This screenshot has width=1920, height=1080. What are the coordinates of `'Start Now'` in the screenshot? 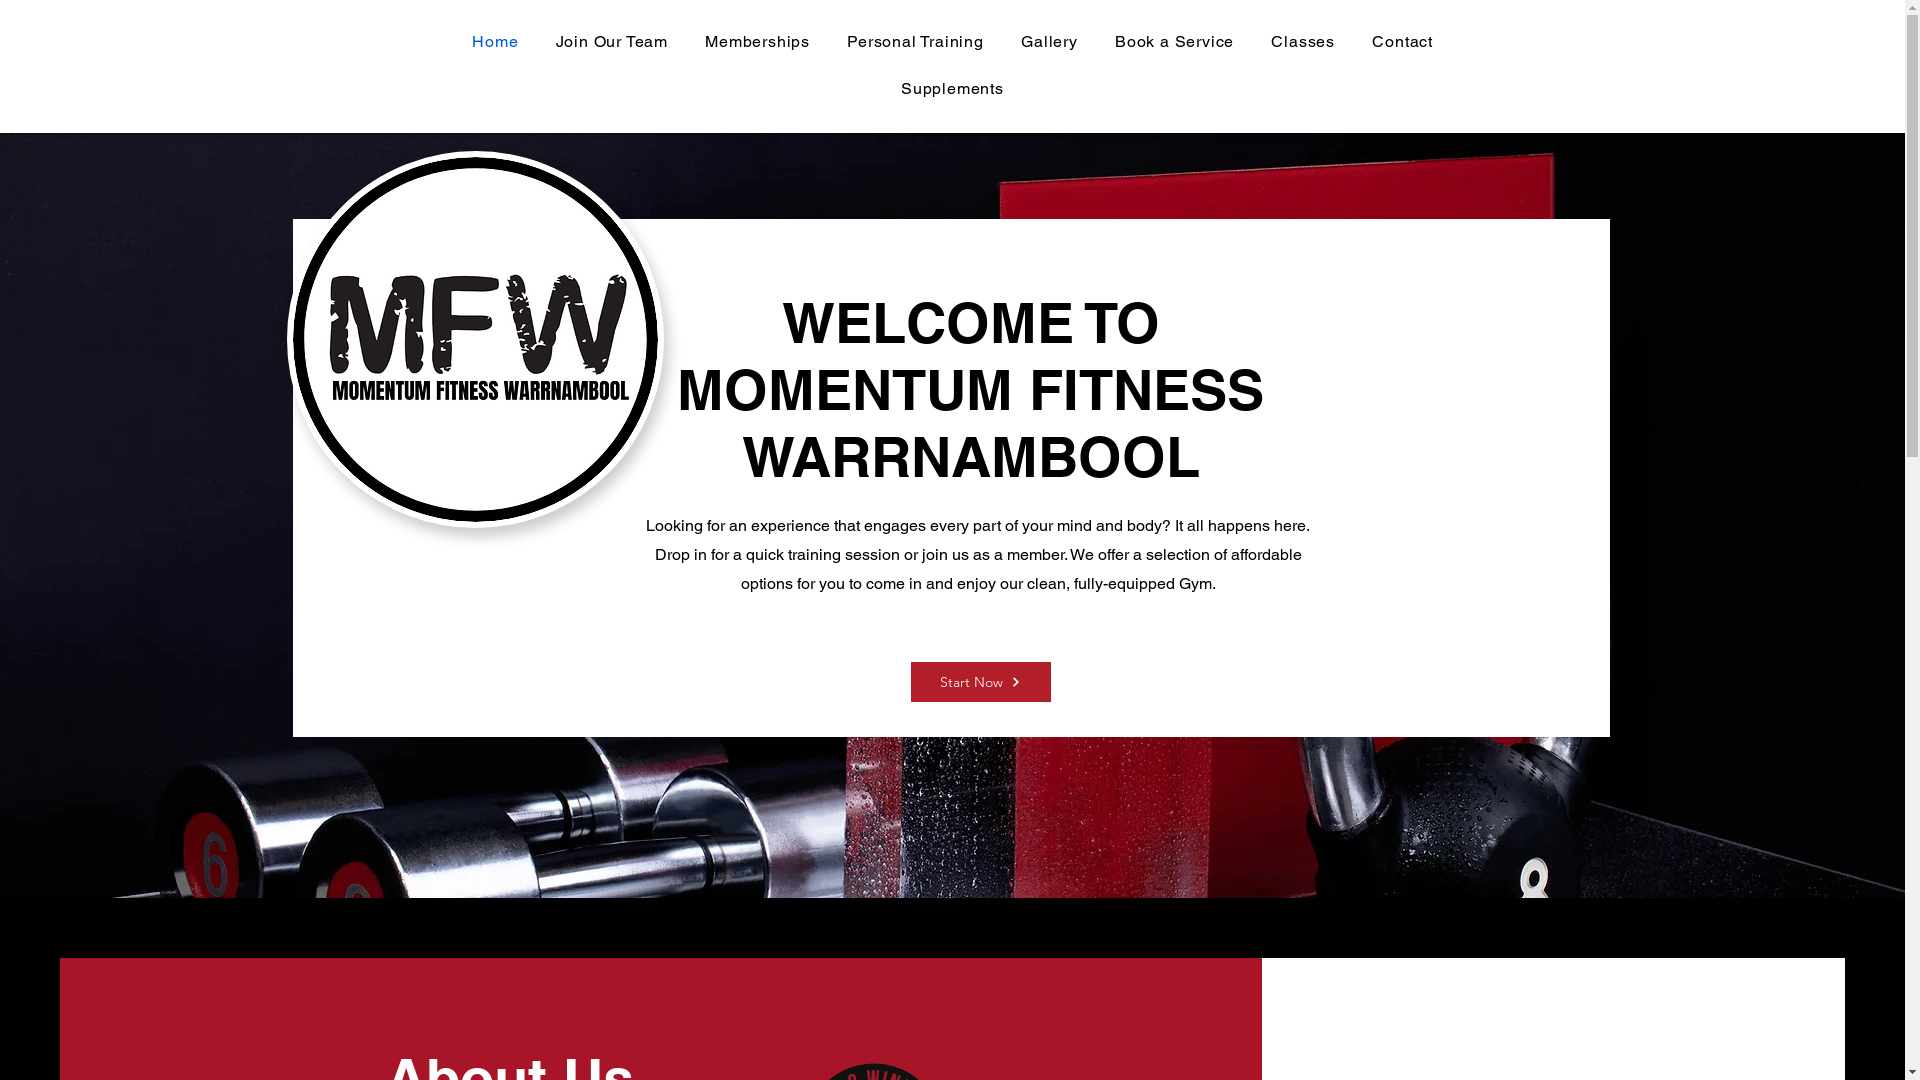 It's located at (979, 681).